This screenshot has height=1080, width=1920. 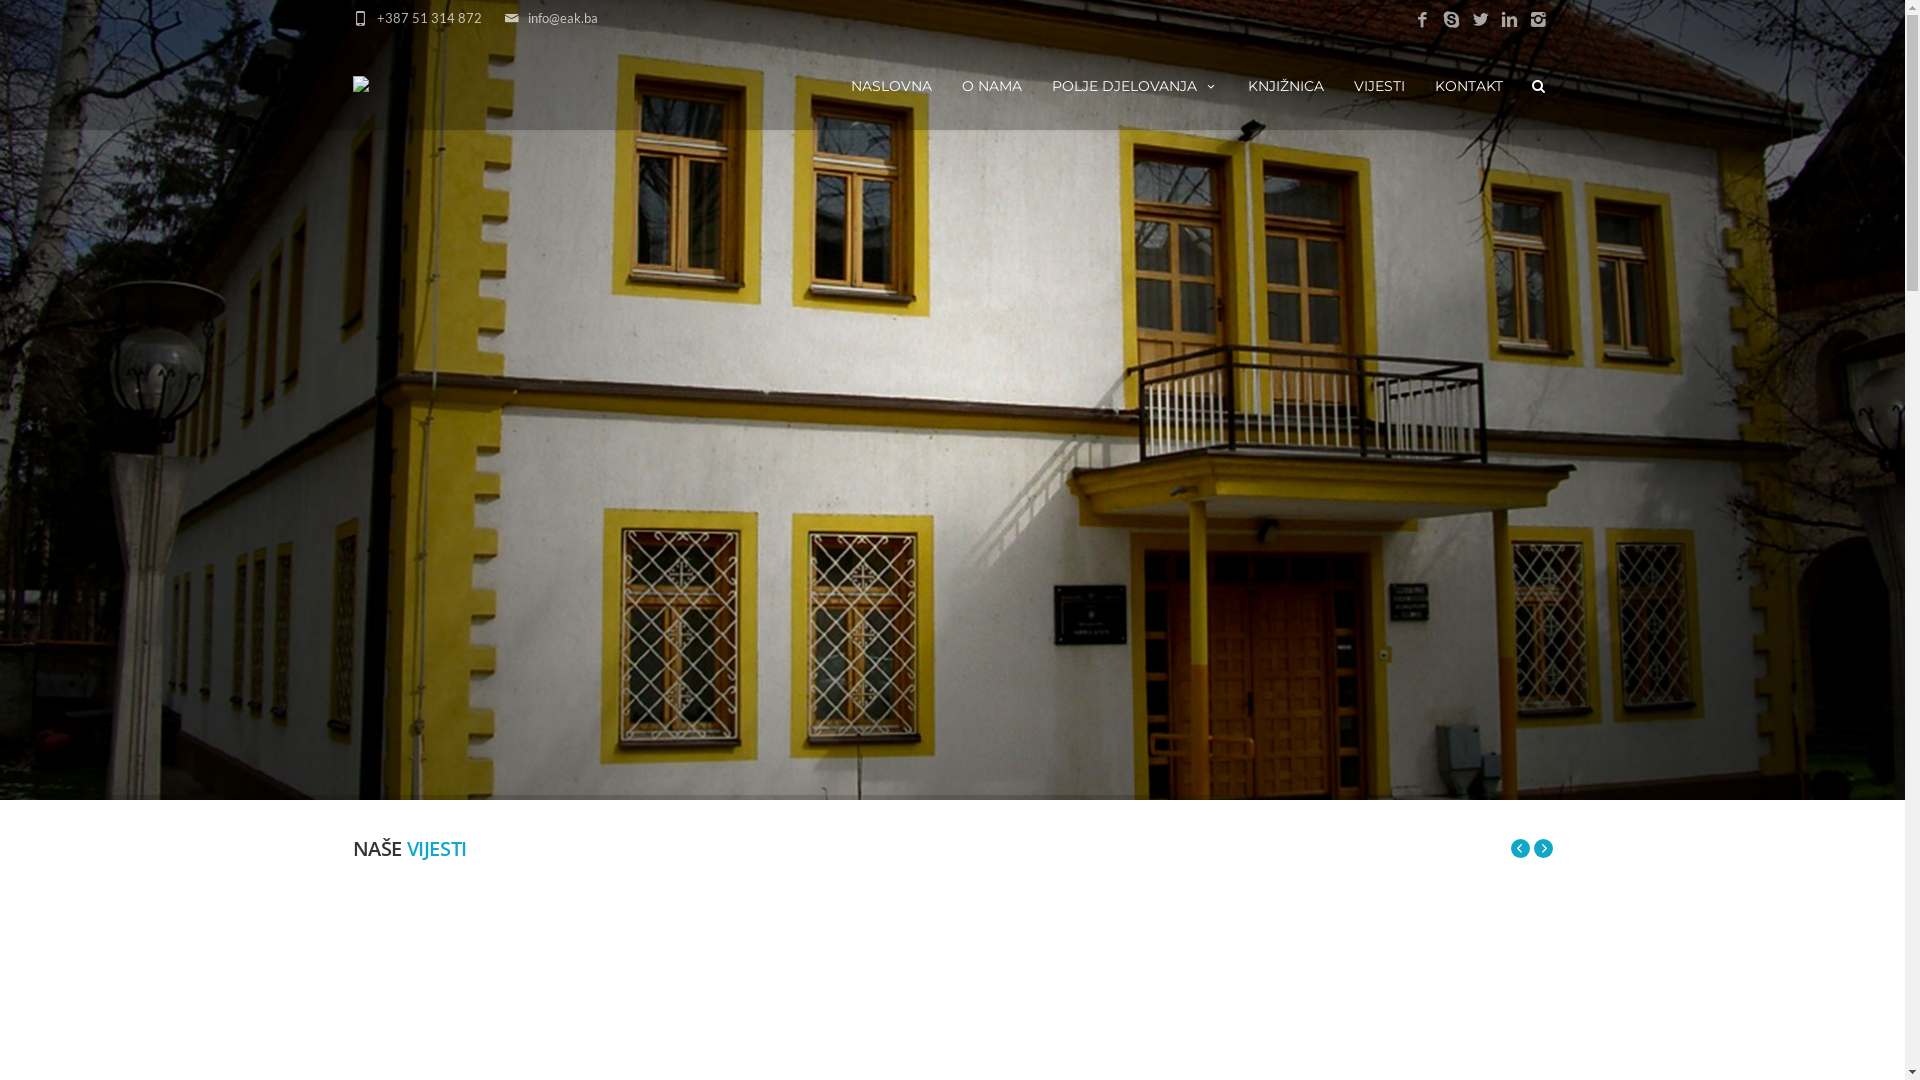 What do you see at coordinates (1480, 20) in the screenshot?
I see `'Twitter'` at bounding box center [1480, 20].